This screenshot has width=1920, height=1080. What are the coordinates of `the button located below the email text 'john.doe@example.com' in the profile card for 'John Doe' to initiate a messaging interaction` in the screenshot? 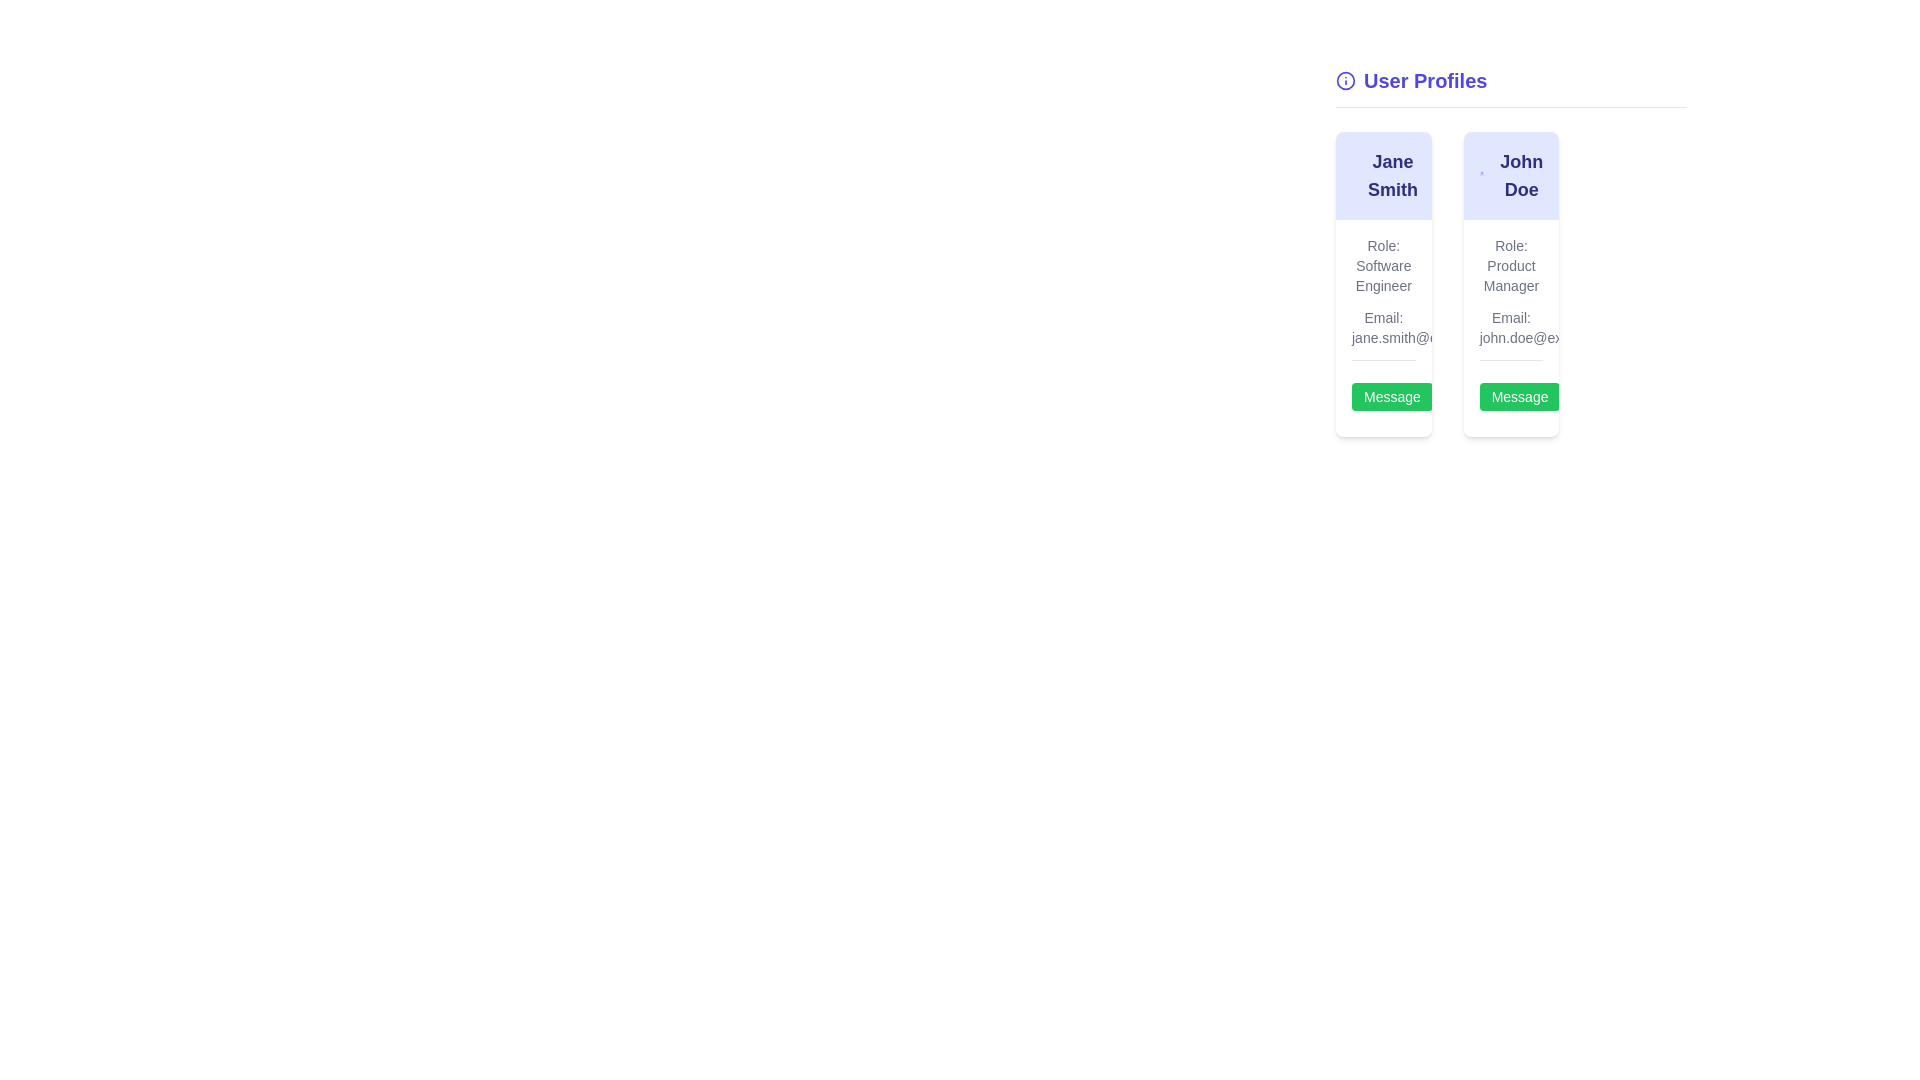 It's located at (1511, 390).